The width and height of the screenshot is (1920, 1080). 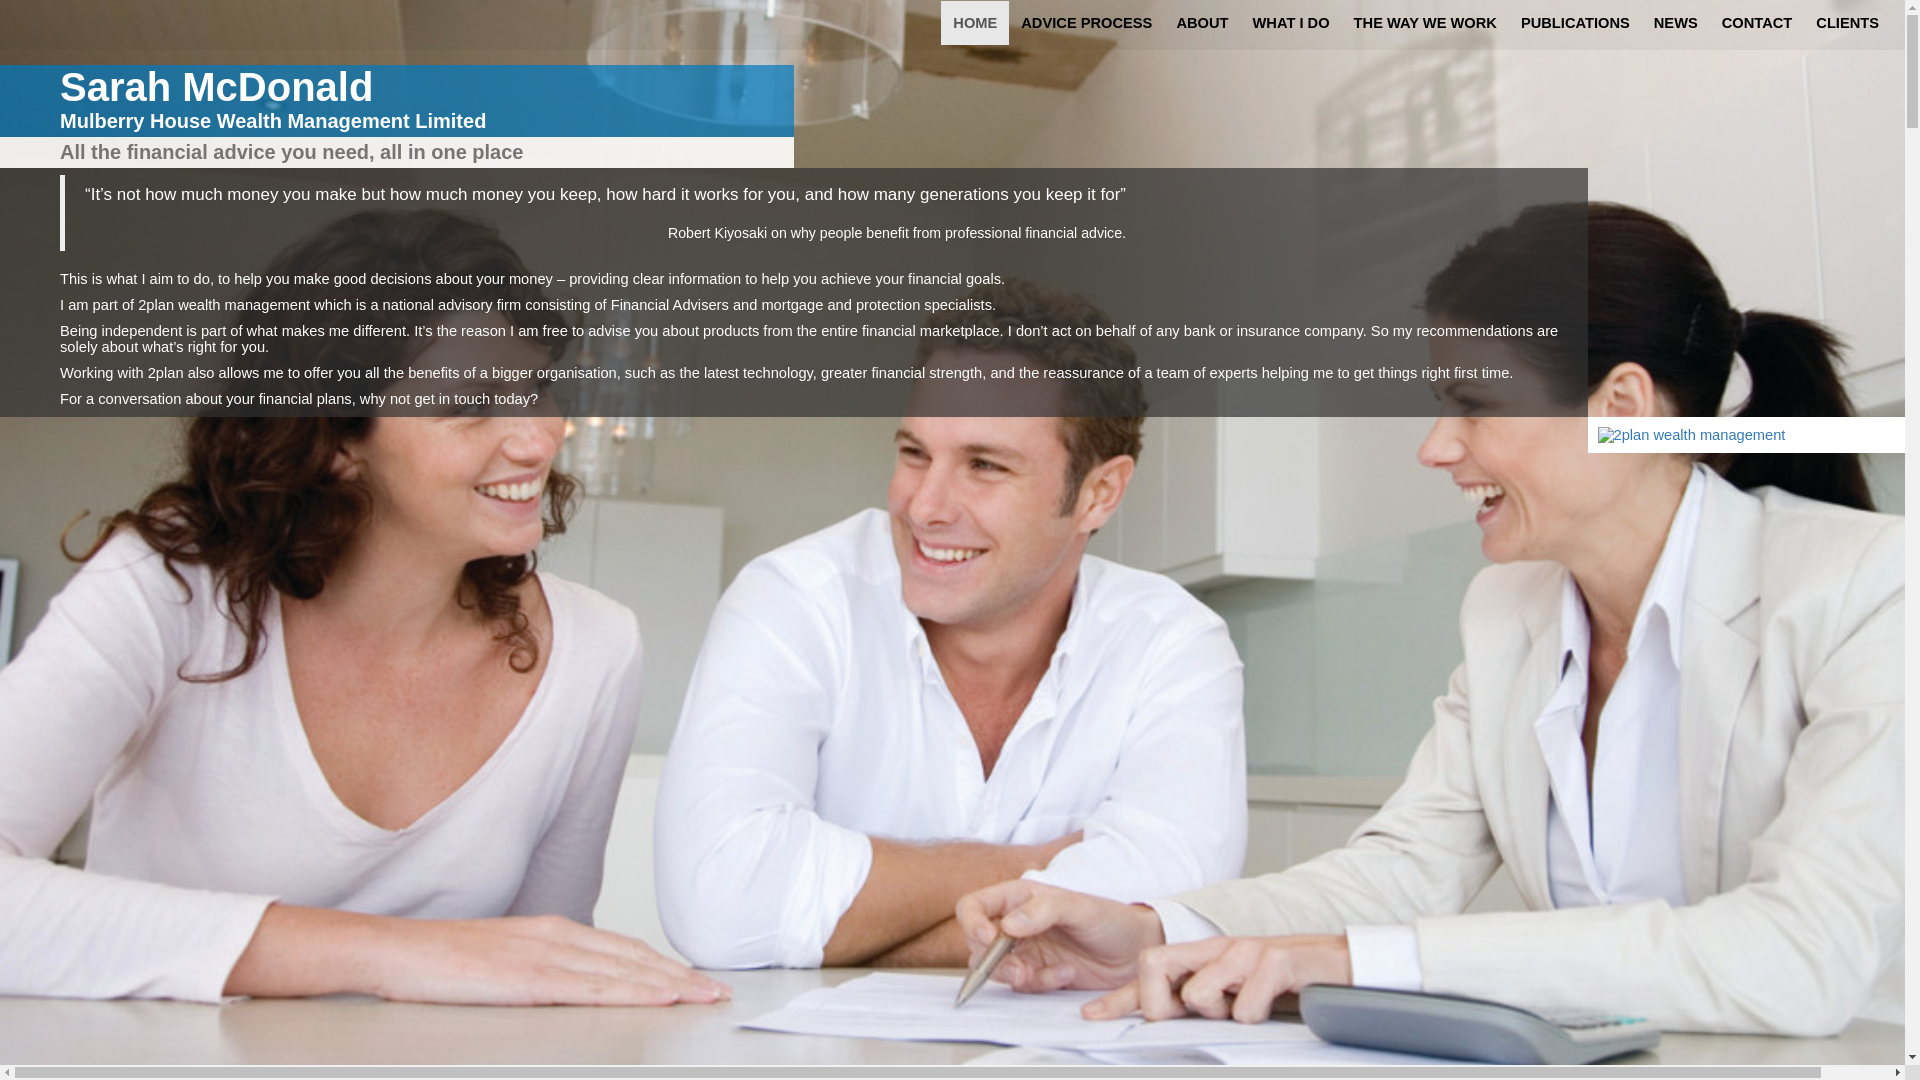 I want to click on 'THE WAY WE WORK', so click(x=1424, y=23).